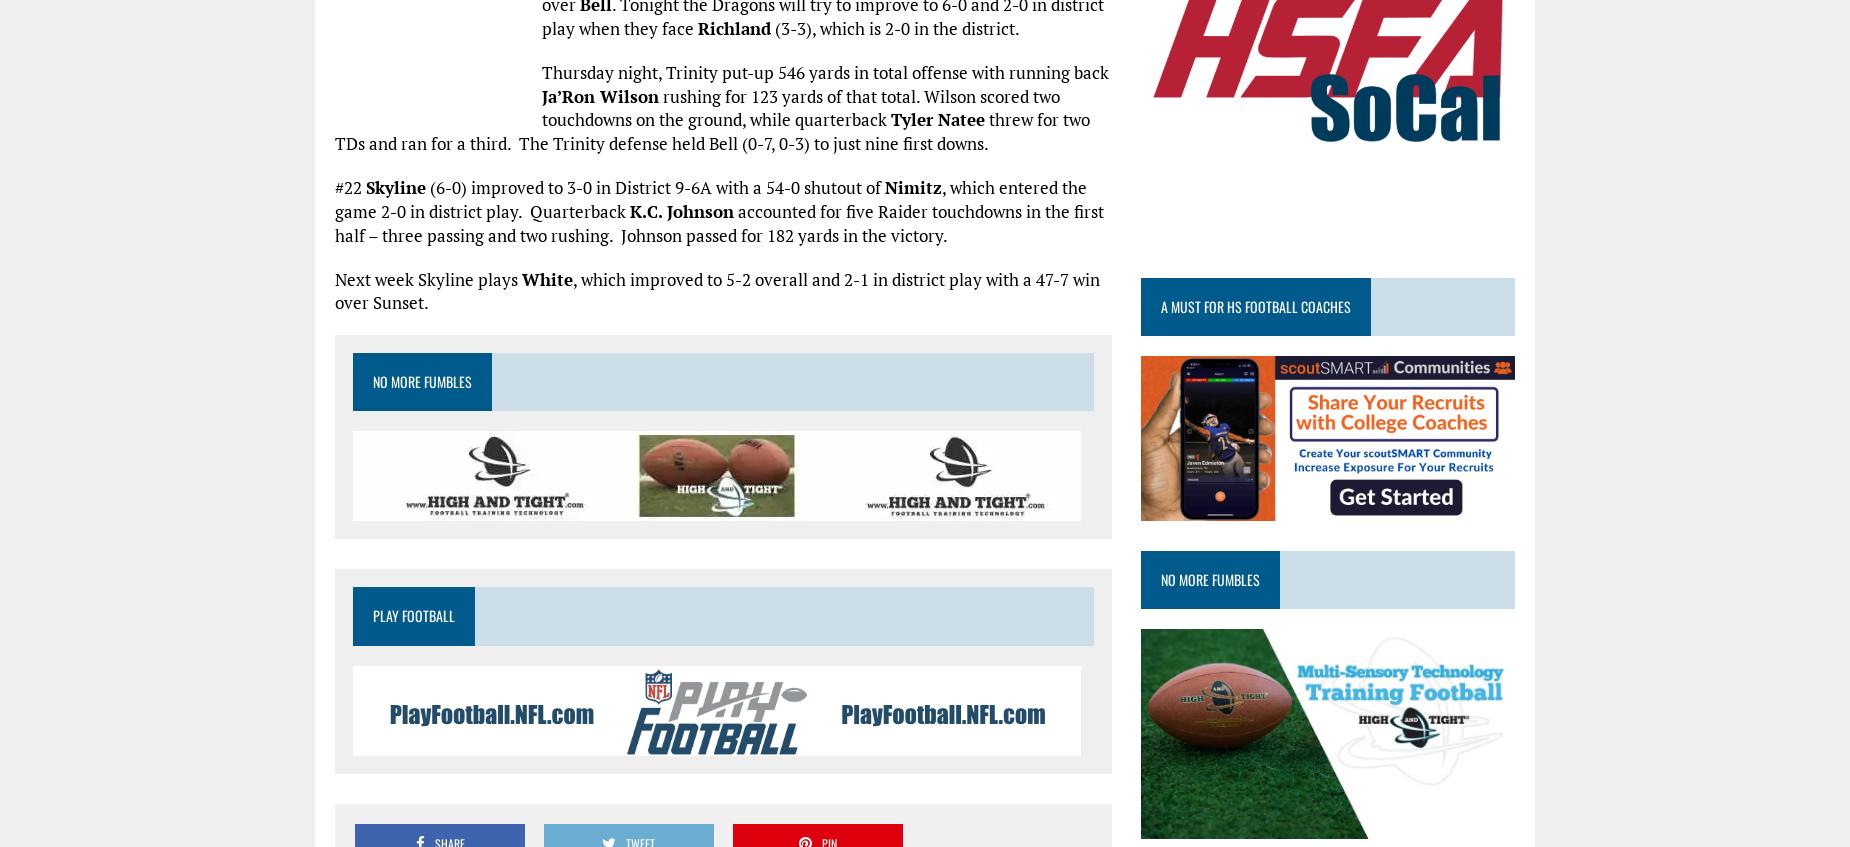  I want to click on 'accounted for five Raider touchdowns in the first half – three passing and two rushing.  Johnson passed for 182 yards in the victory.', so click(334, 222).